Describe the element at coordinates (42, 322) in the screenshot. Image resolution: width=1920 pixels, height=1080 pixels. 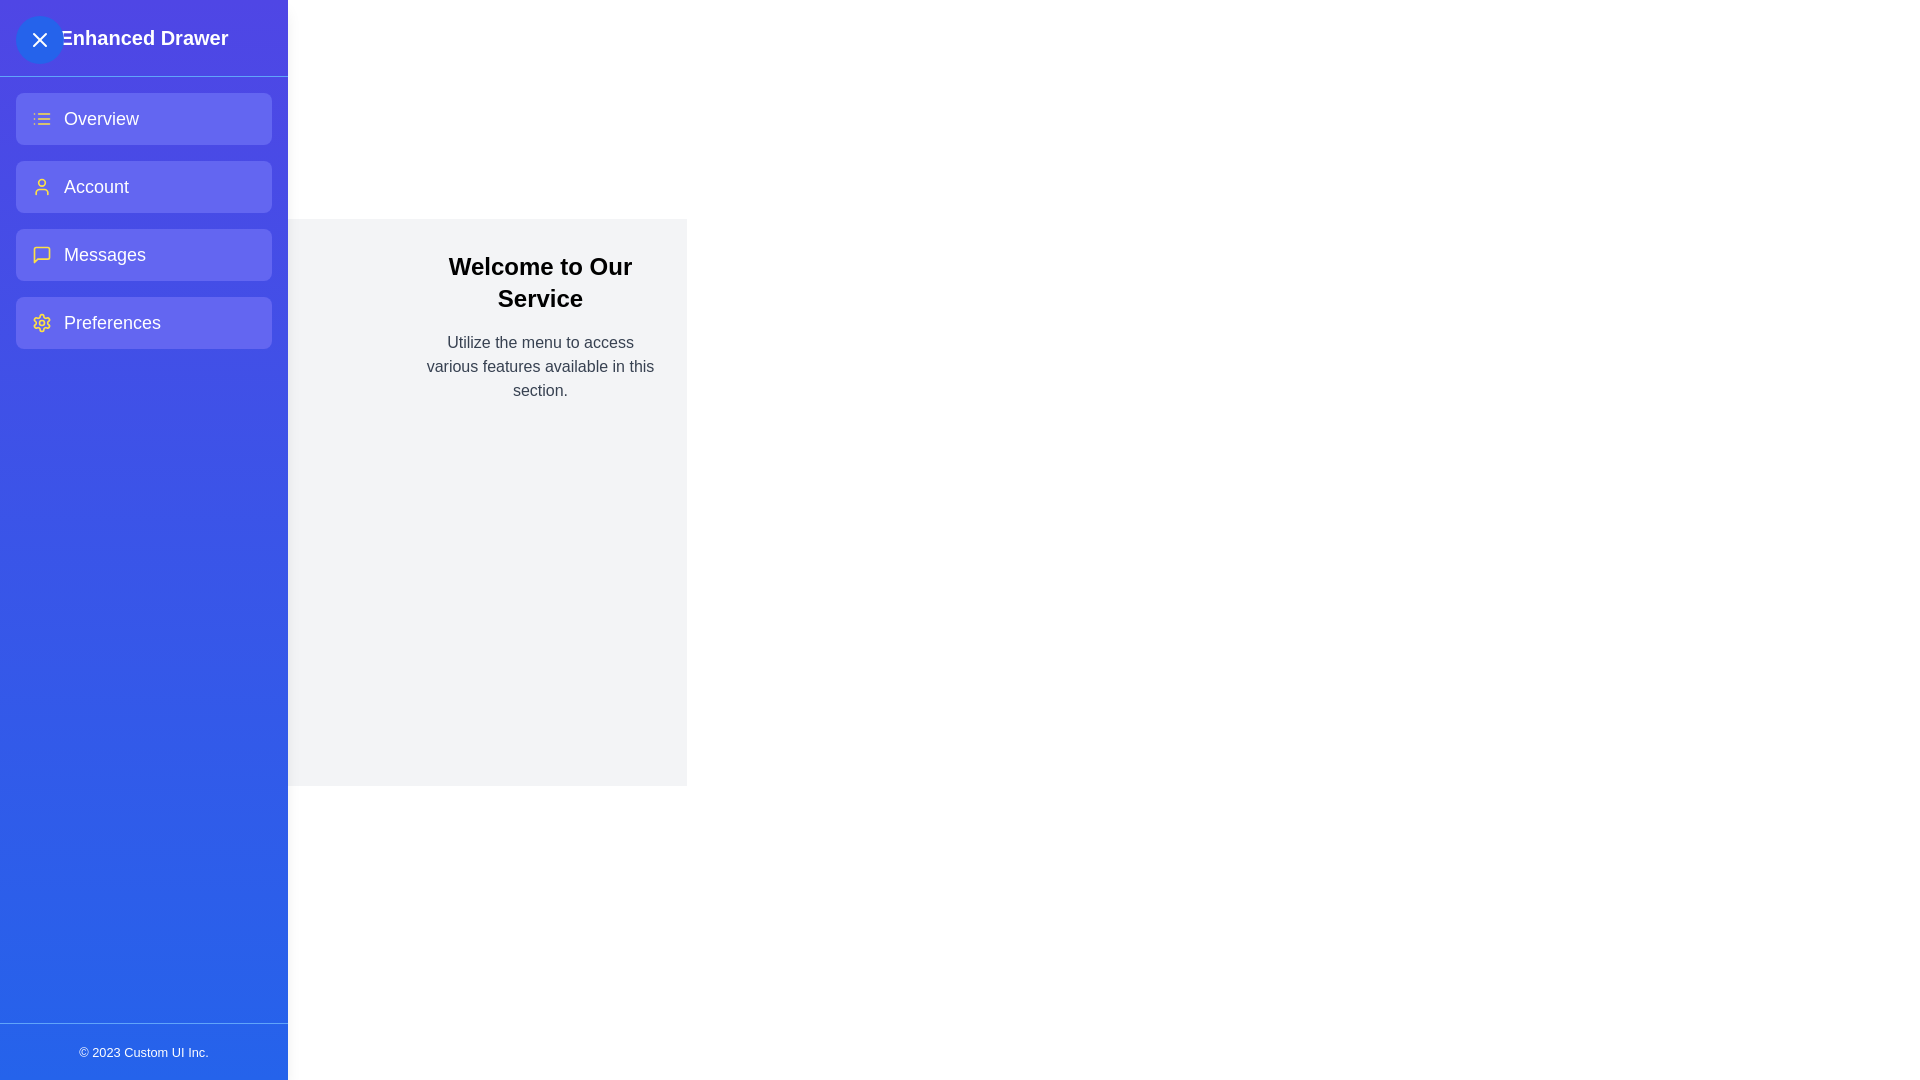
I see `the yellow cogwheel icon located in the Preferences menu` at that location.